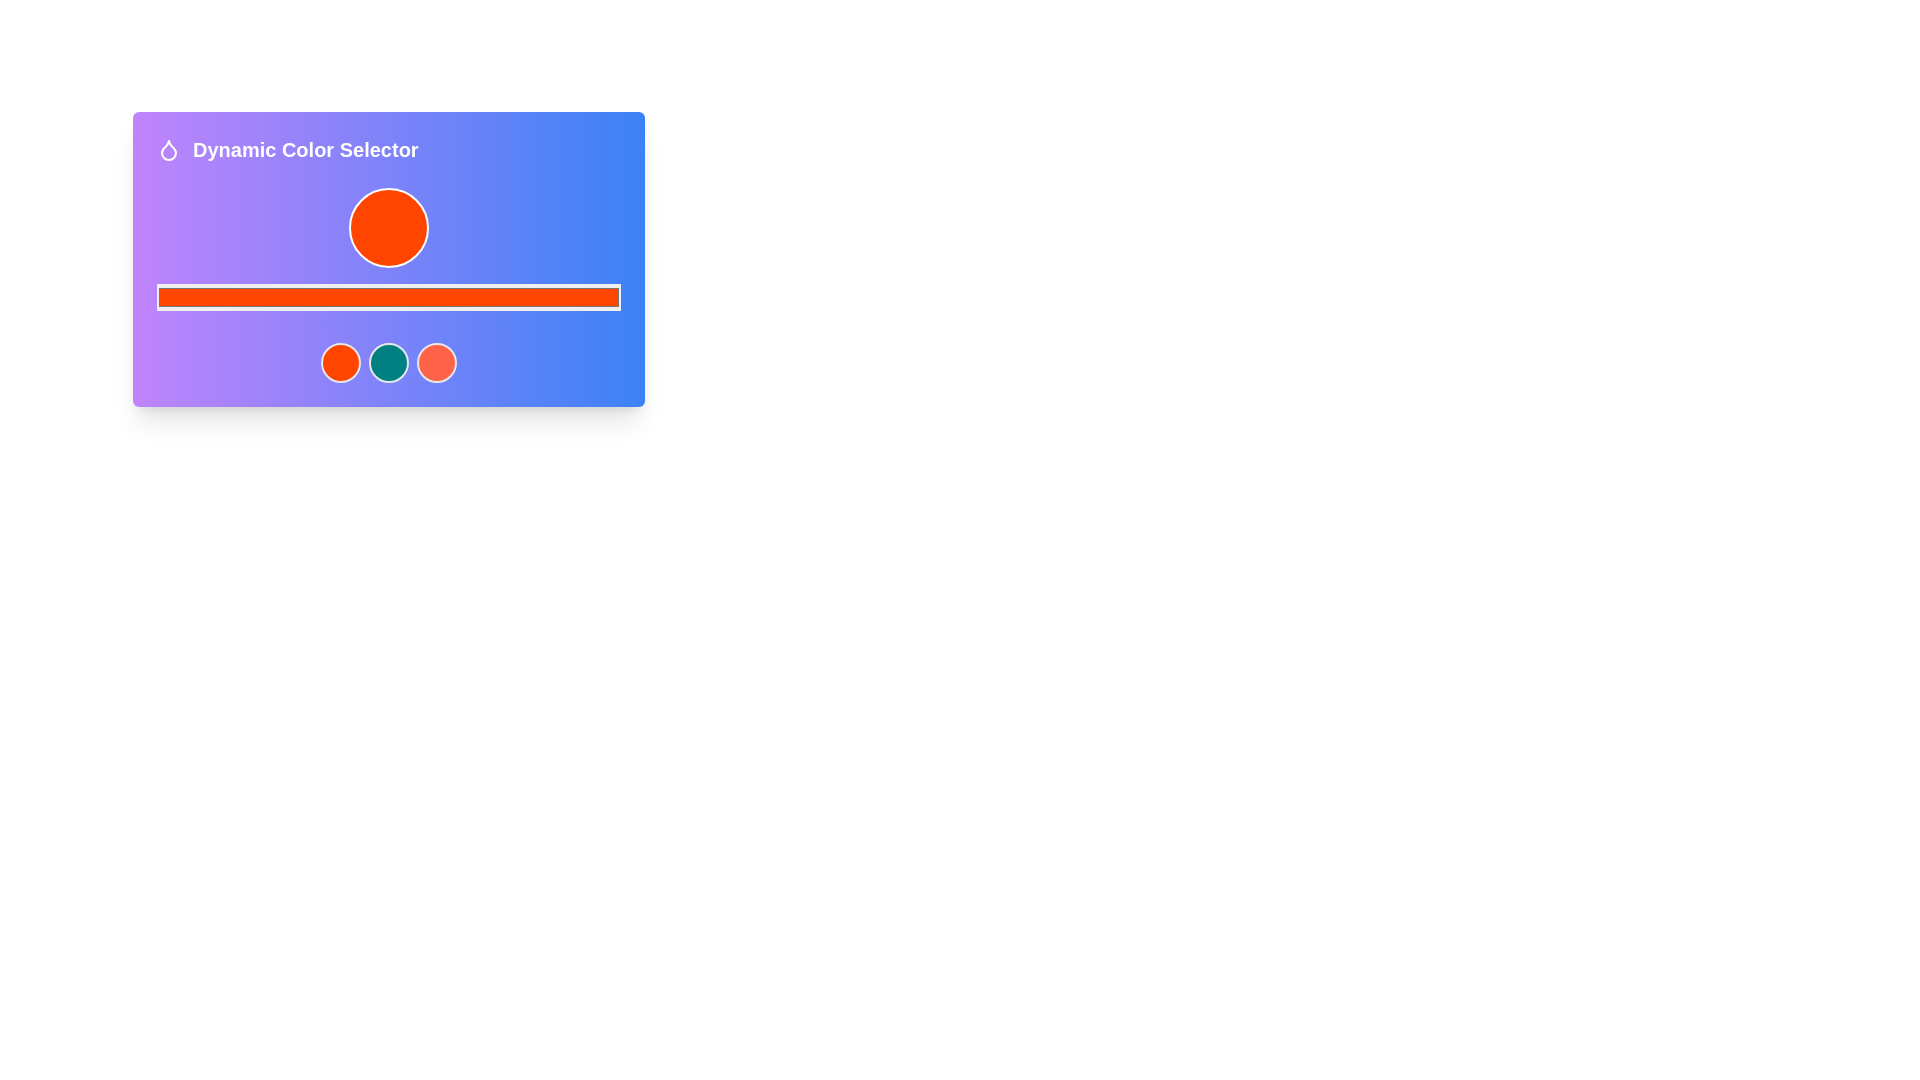  Describe the element at coordinates (168, 149) in the screenshot. I see `the droplet-shaped icon with a white outline next to the text 'Dynamic Color Selector'` at that location.